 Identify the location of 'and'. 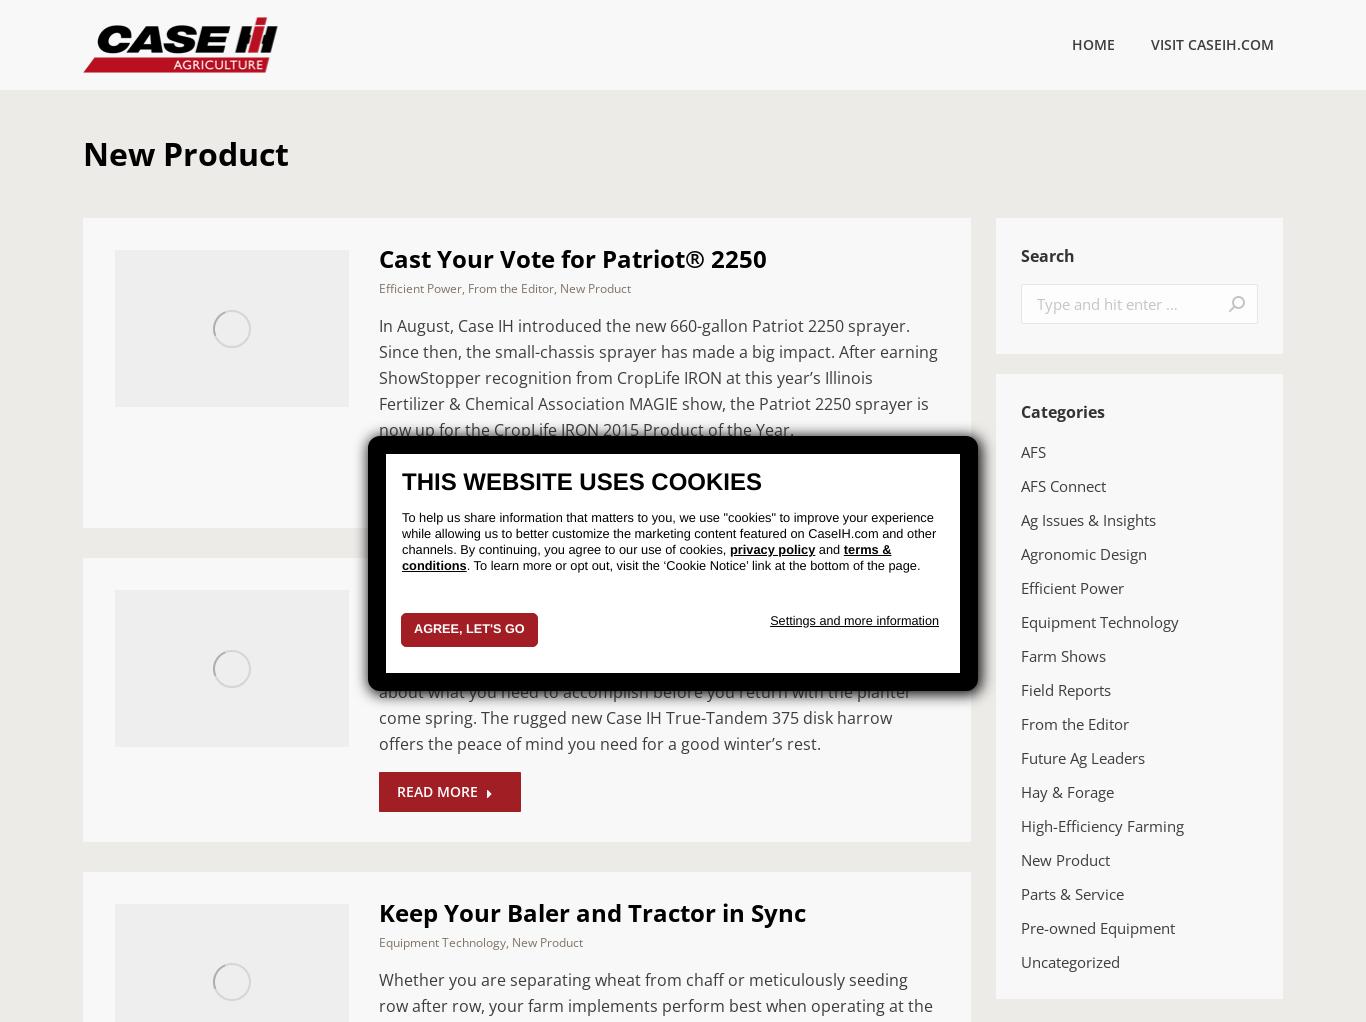
(828, 548).